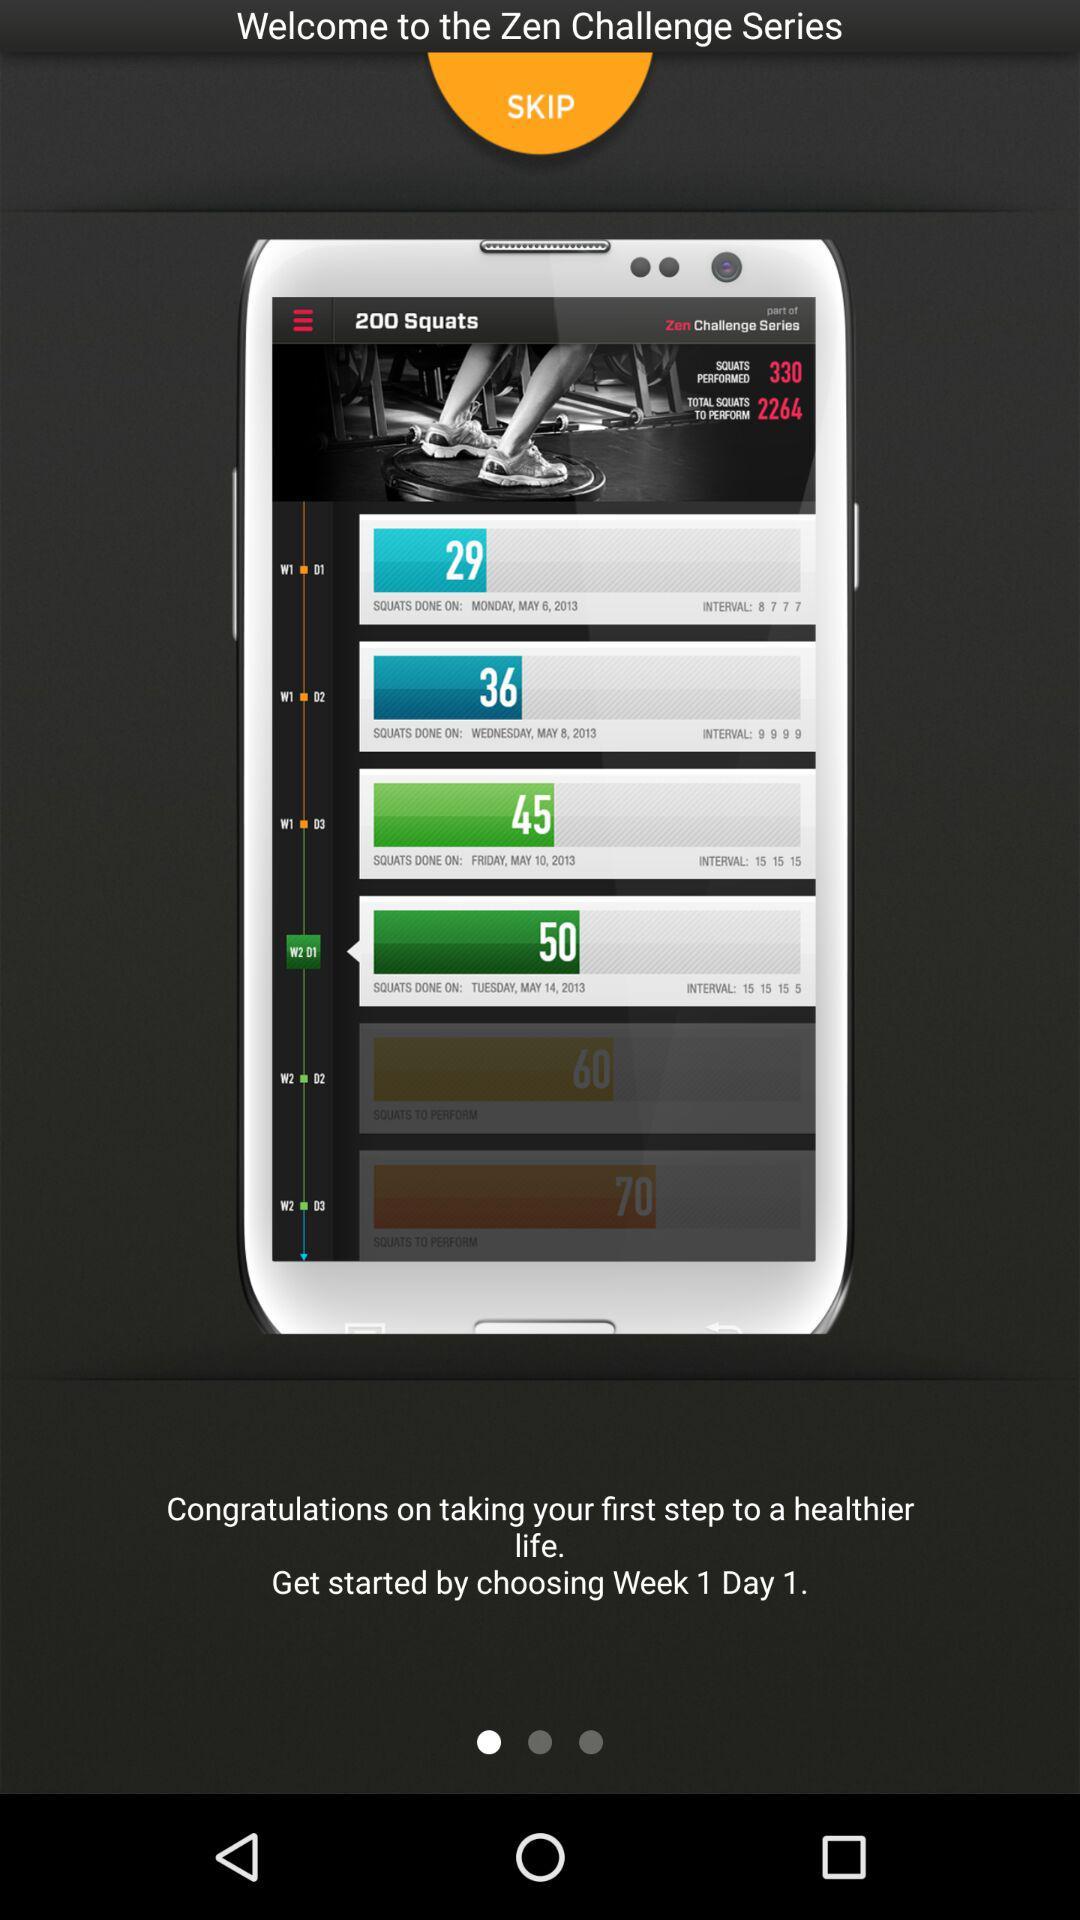 This screenshot has width=1080, height=1920. Describe the element at coordinates (540, 114) in the screenshot. I see `skip button` at that location.